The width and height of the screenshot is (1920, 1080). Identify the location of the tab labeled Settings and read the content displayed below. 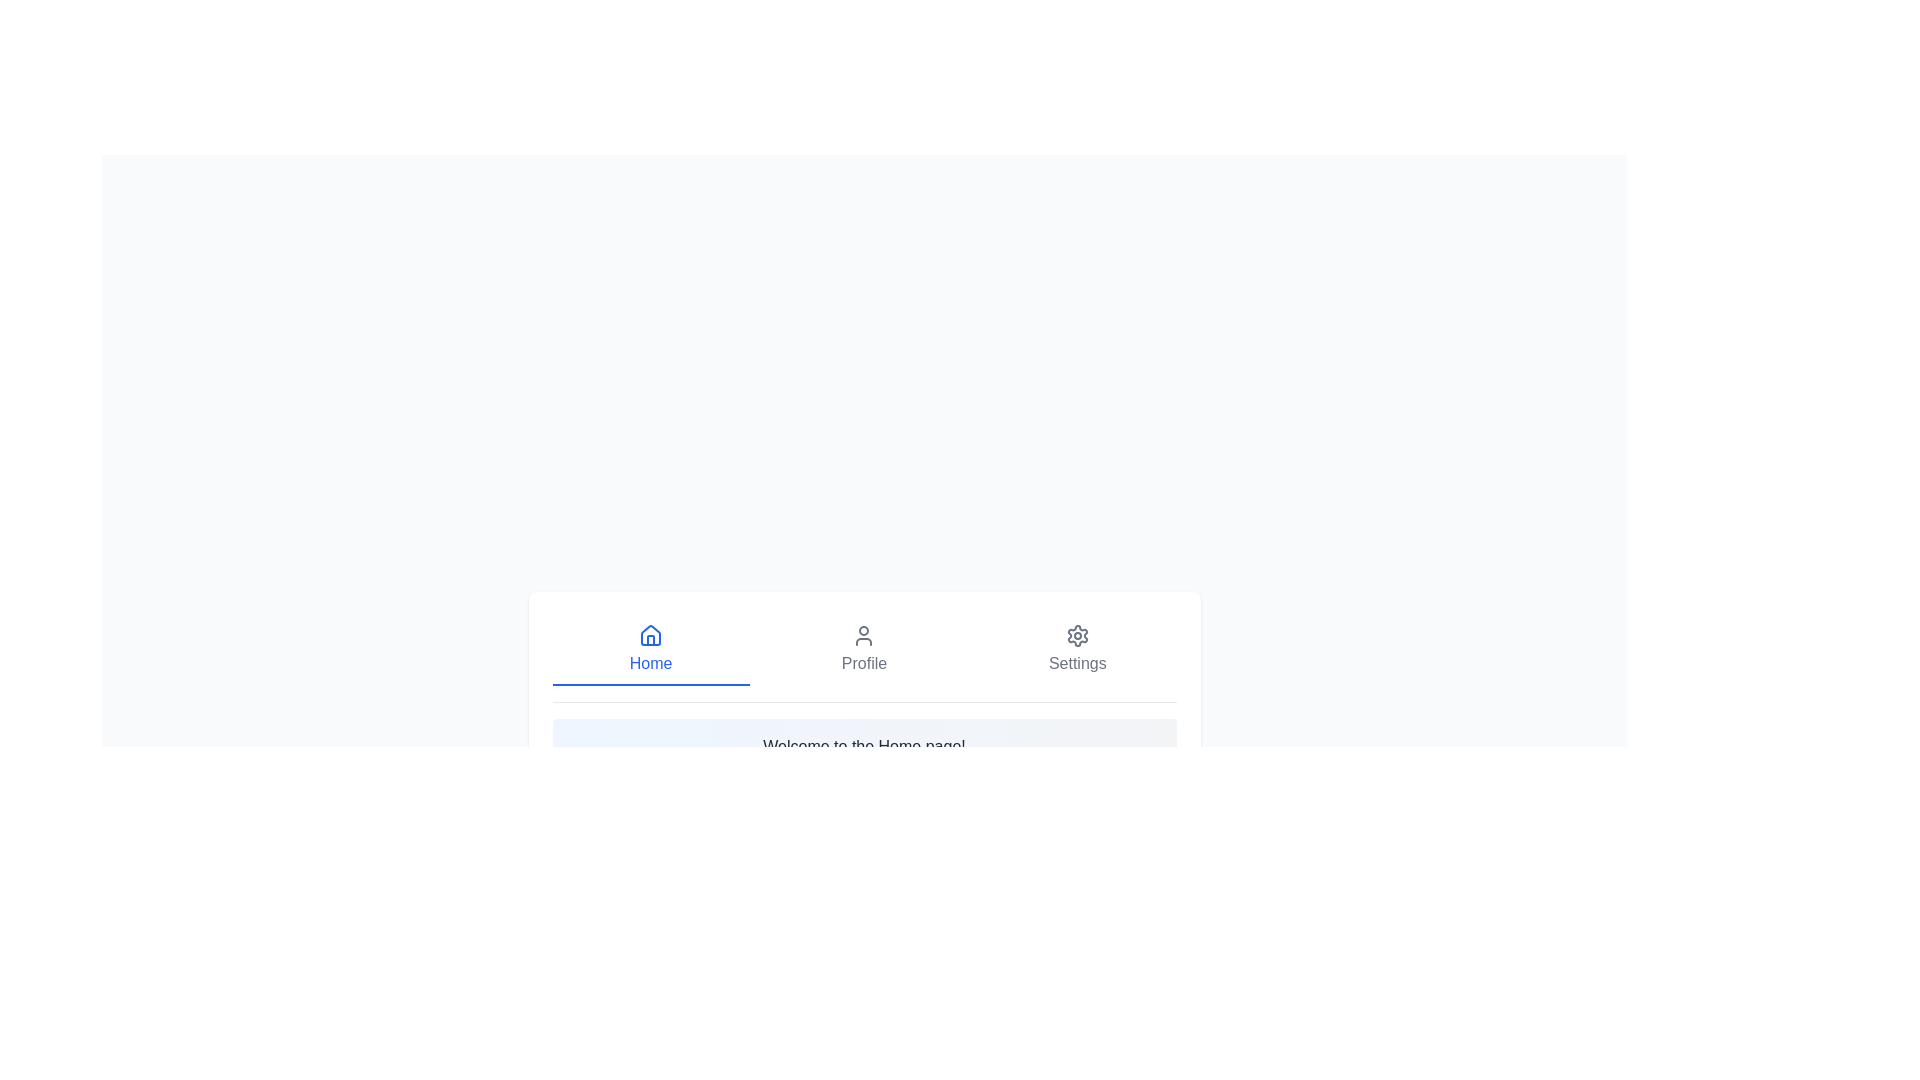
(1076, 650).